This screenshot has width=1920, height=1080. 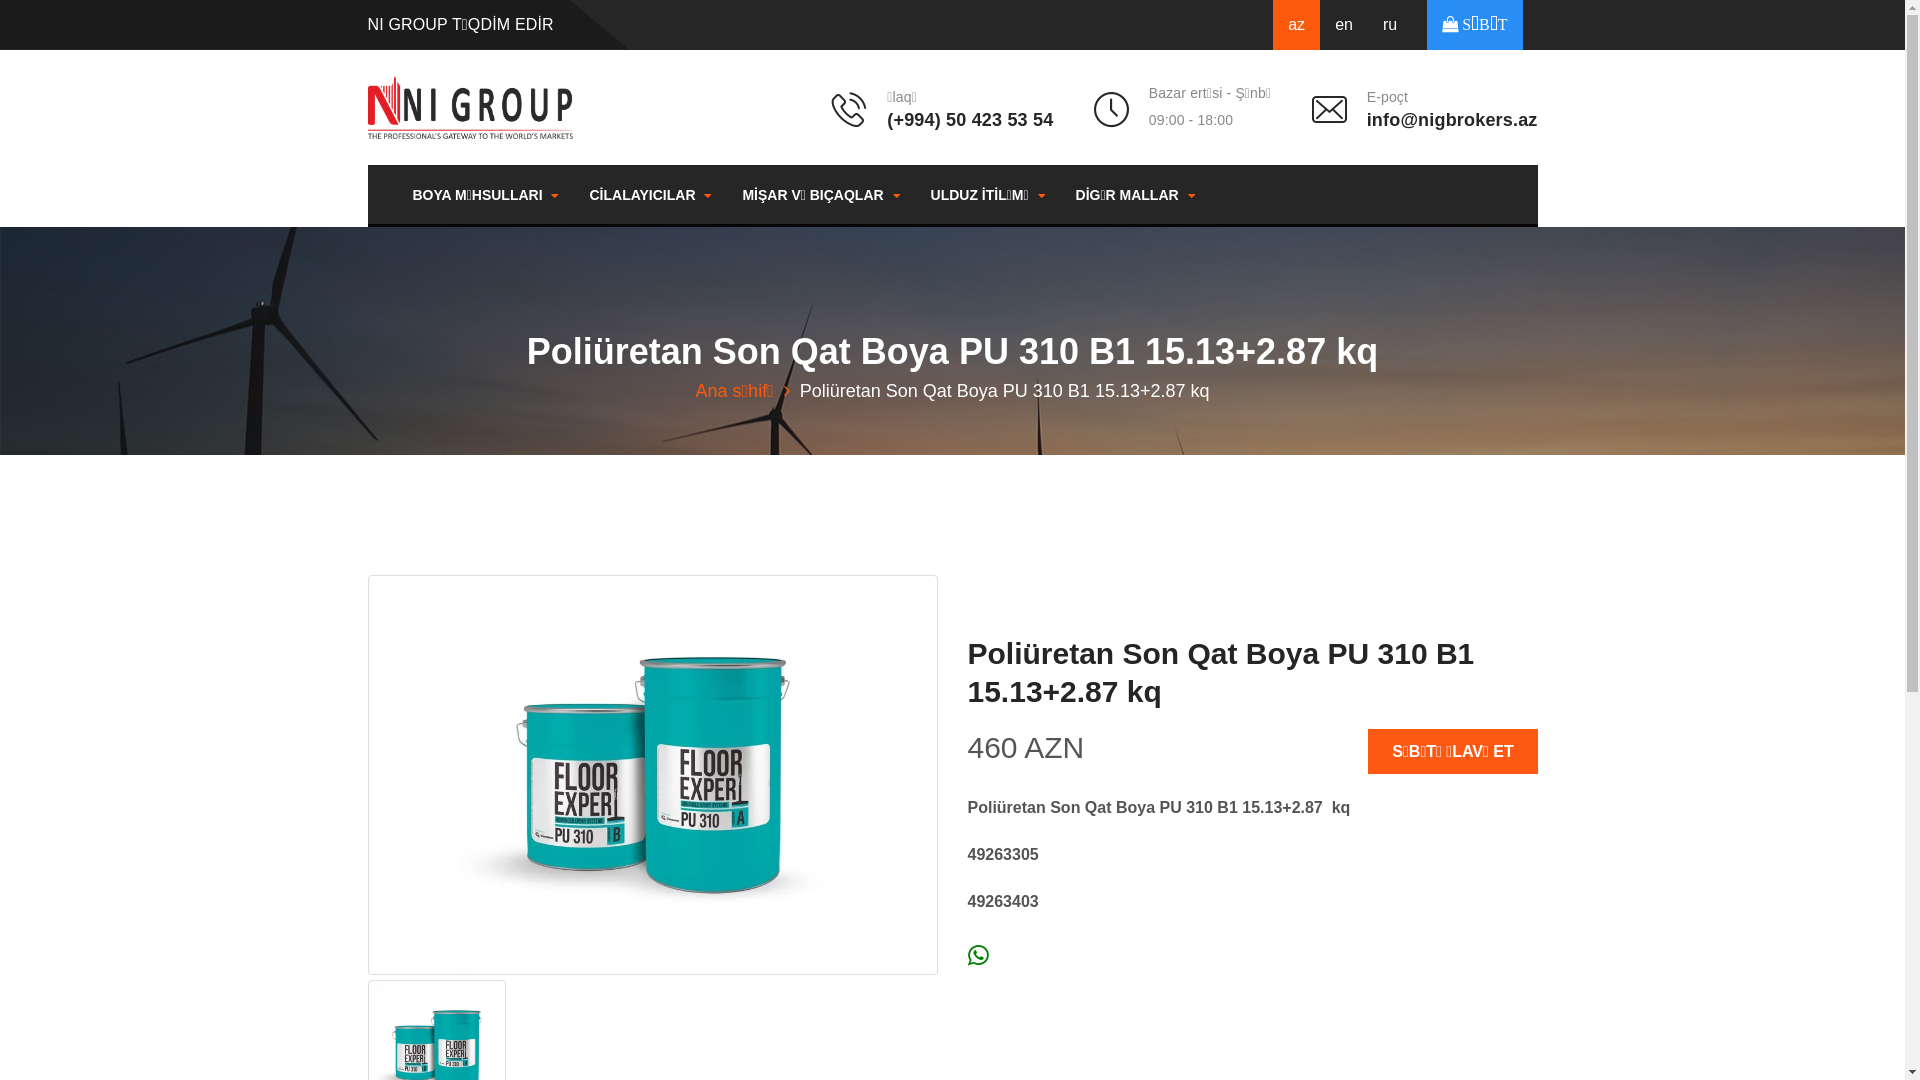 I want to click on 'ru', so click(x=1389, y=24).